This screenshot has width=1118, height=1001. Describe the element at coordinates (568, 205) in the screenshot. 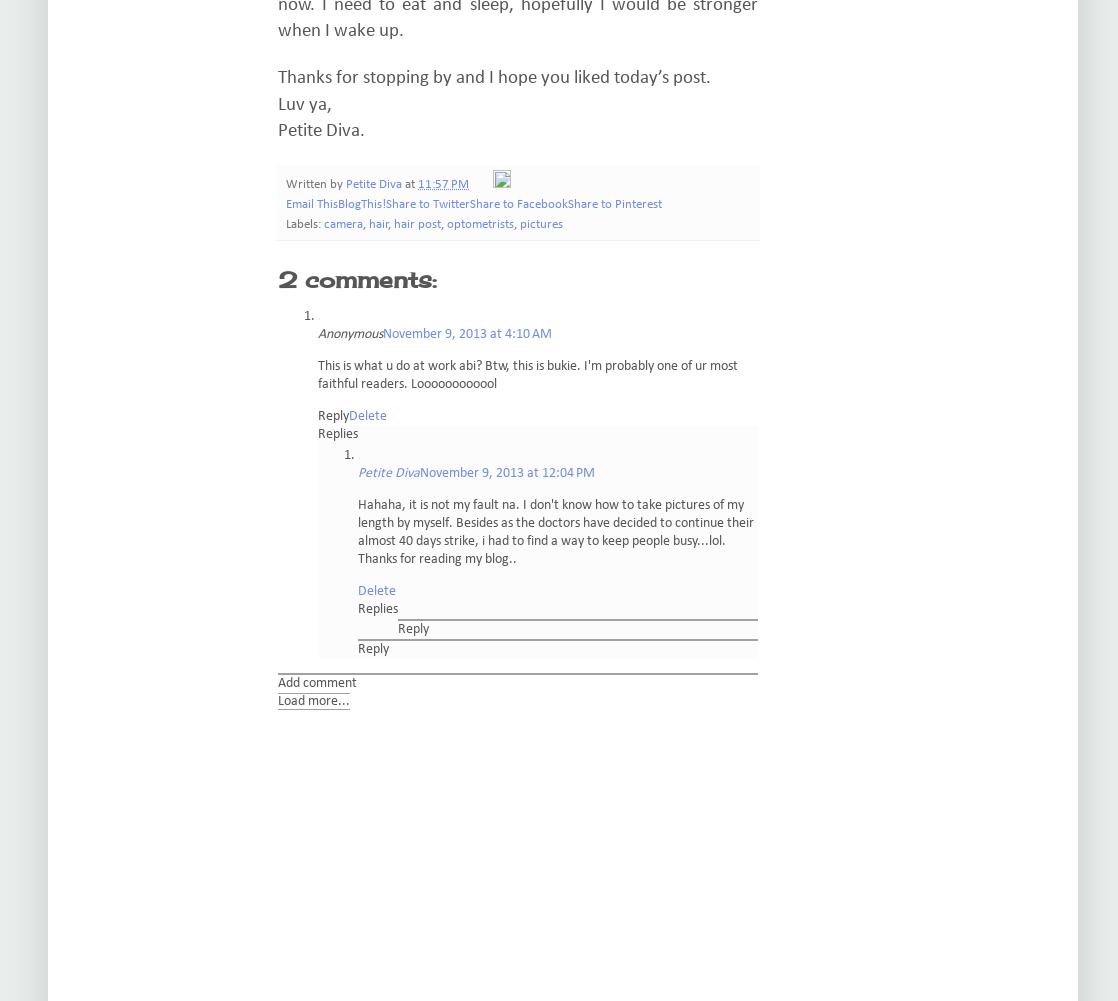

I see `'Share to Pinterest'` at that location.